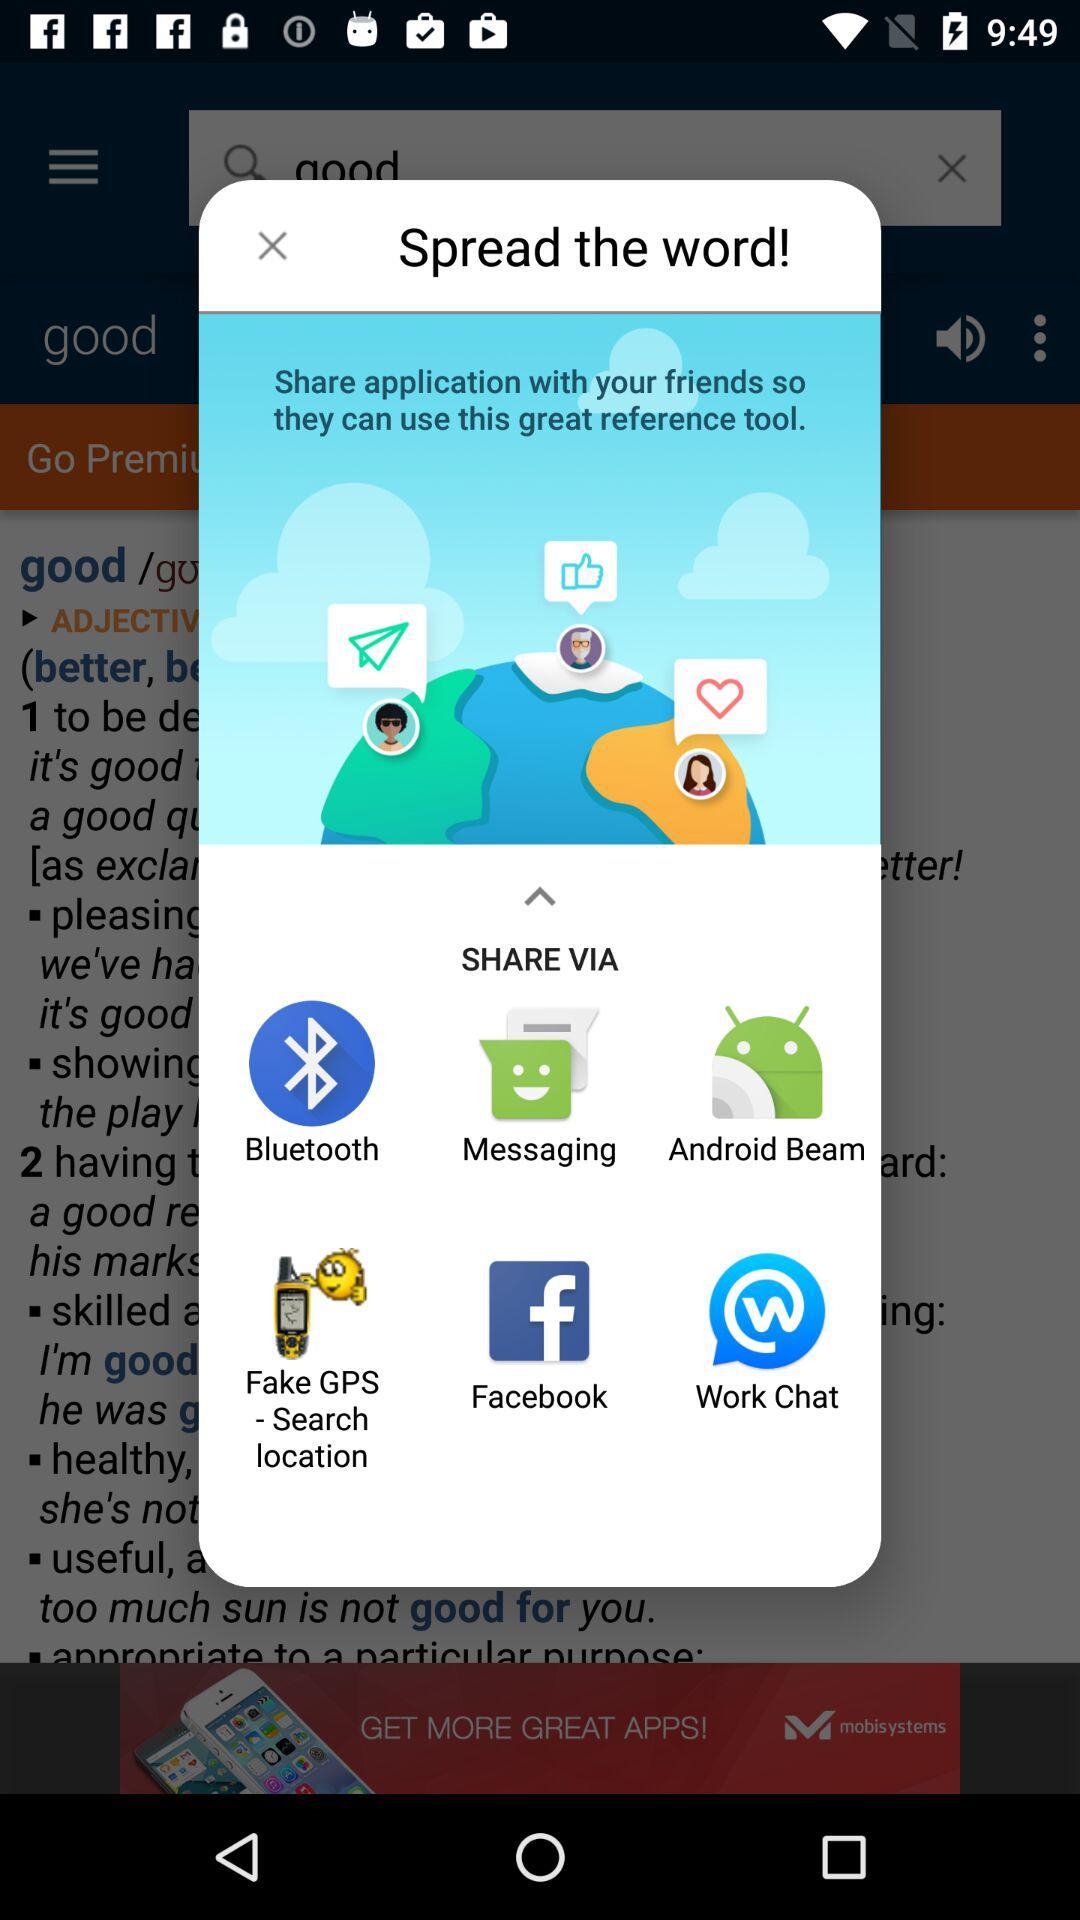  I want to click on share via, so click(540, 921).